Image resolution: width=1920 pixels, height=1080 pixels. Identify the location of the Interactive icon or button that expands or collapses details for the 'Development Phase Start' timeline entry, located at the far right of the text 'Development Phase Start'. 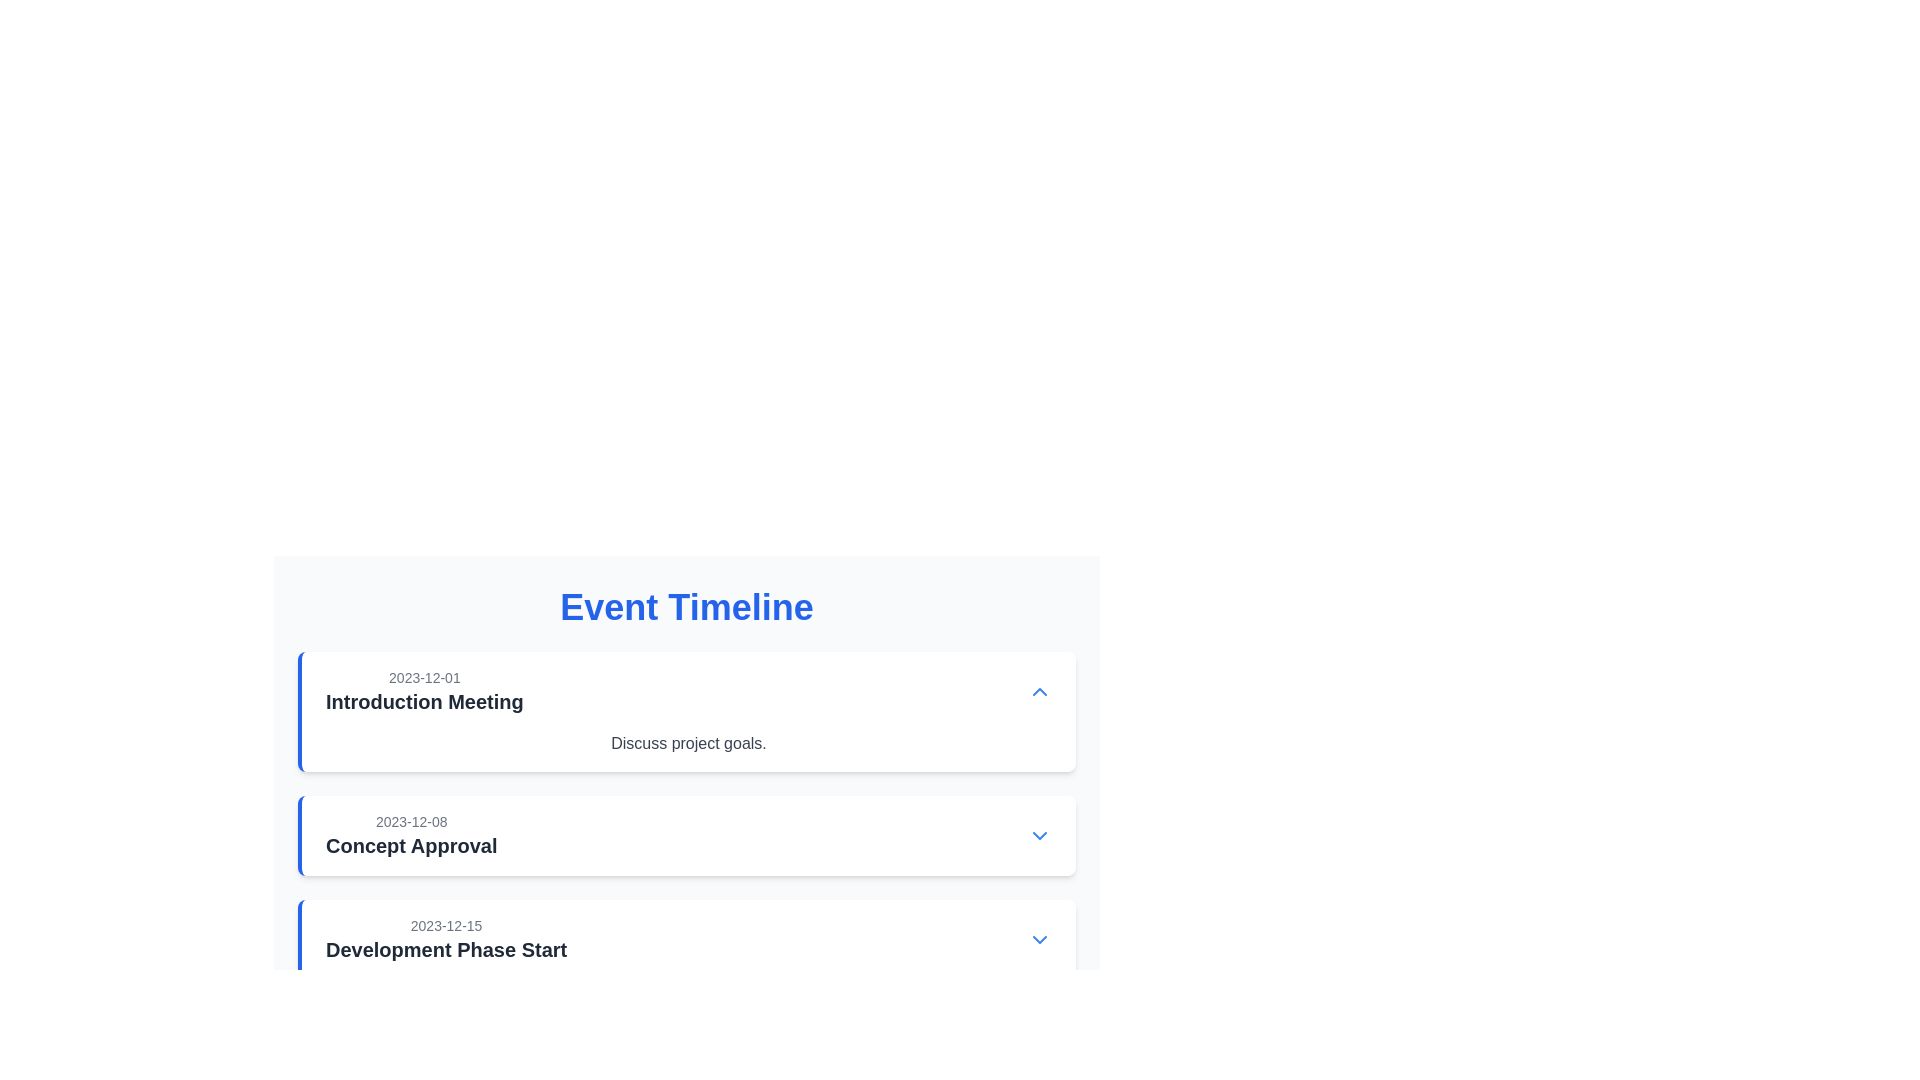
(1040, 940).